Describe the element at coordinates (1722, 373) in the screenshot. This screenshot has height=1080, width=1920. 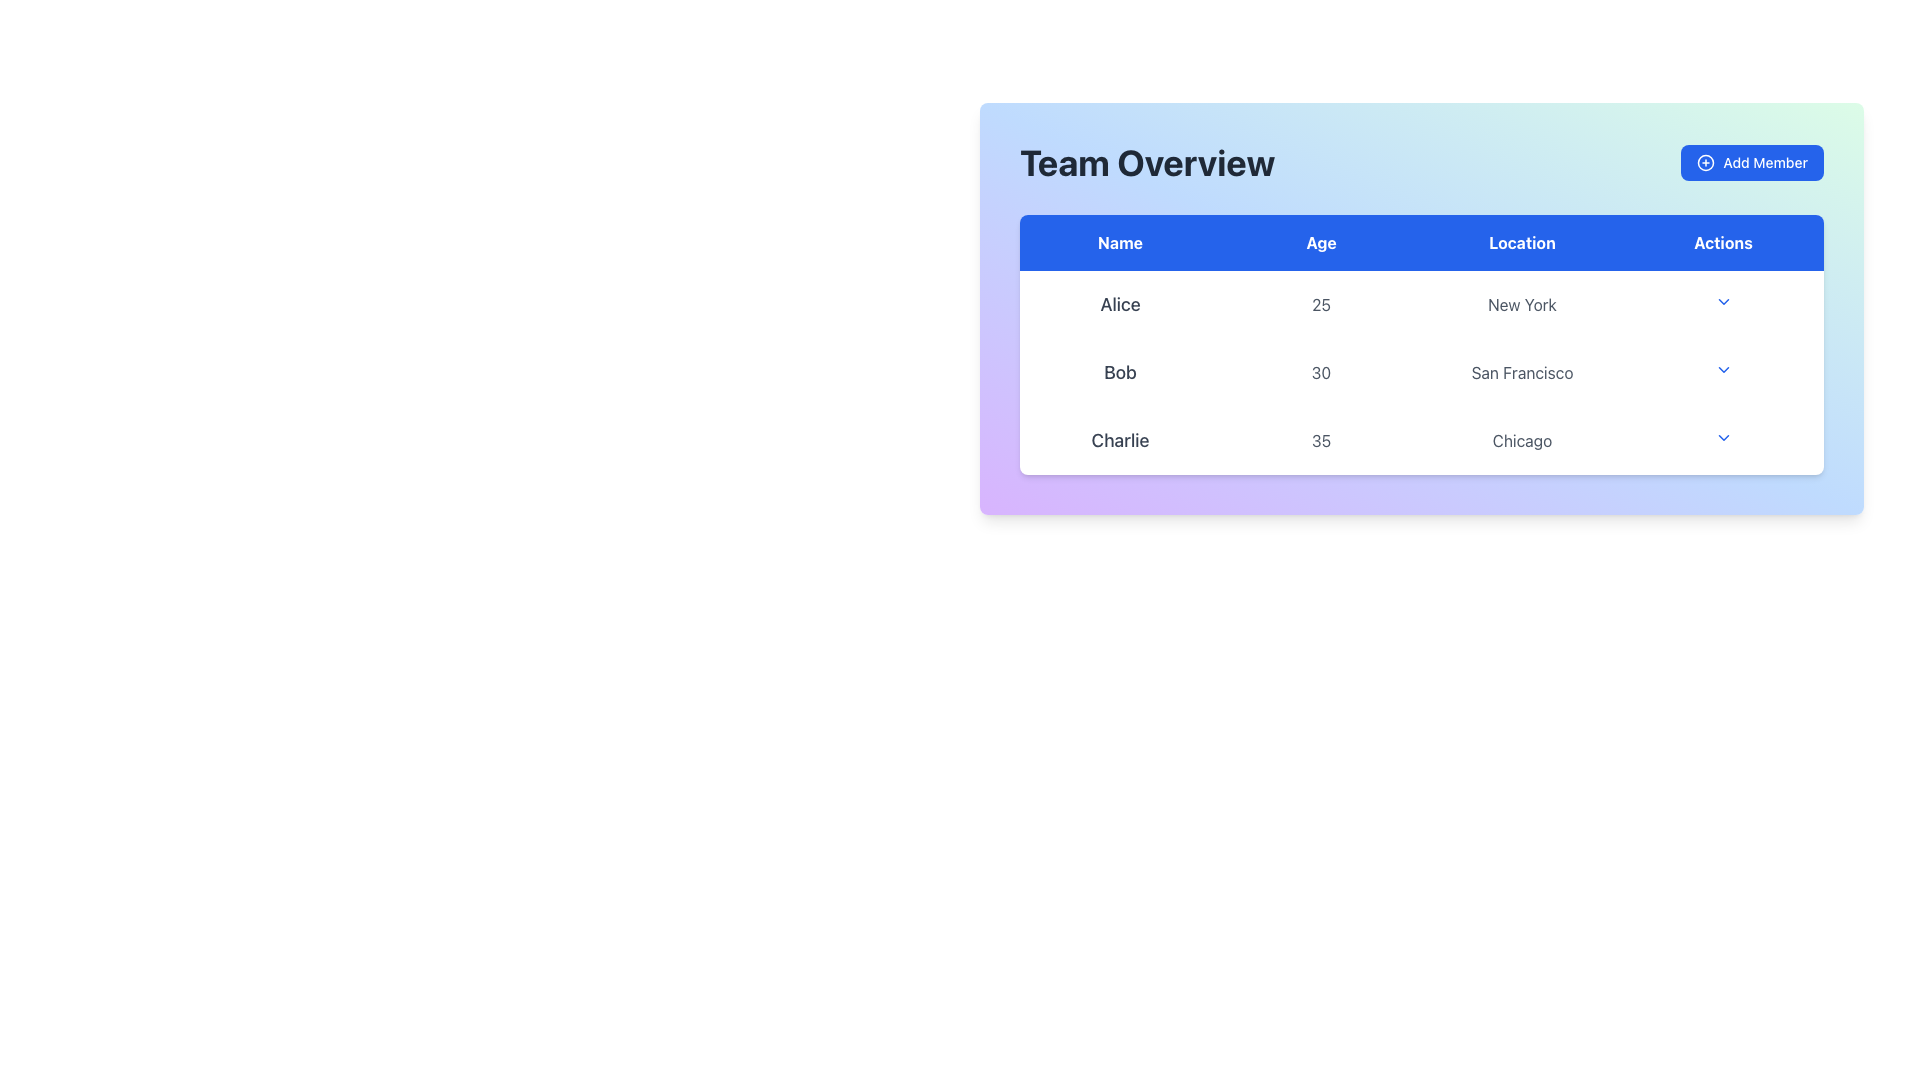
I see `the arrow icon in the 'Actions' column of the second row corresponding to user 'Bob'` at that location.